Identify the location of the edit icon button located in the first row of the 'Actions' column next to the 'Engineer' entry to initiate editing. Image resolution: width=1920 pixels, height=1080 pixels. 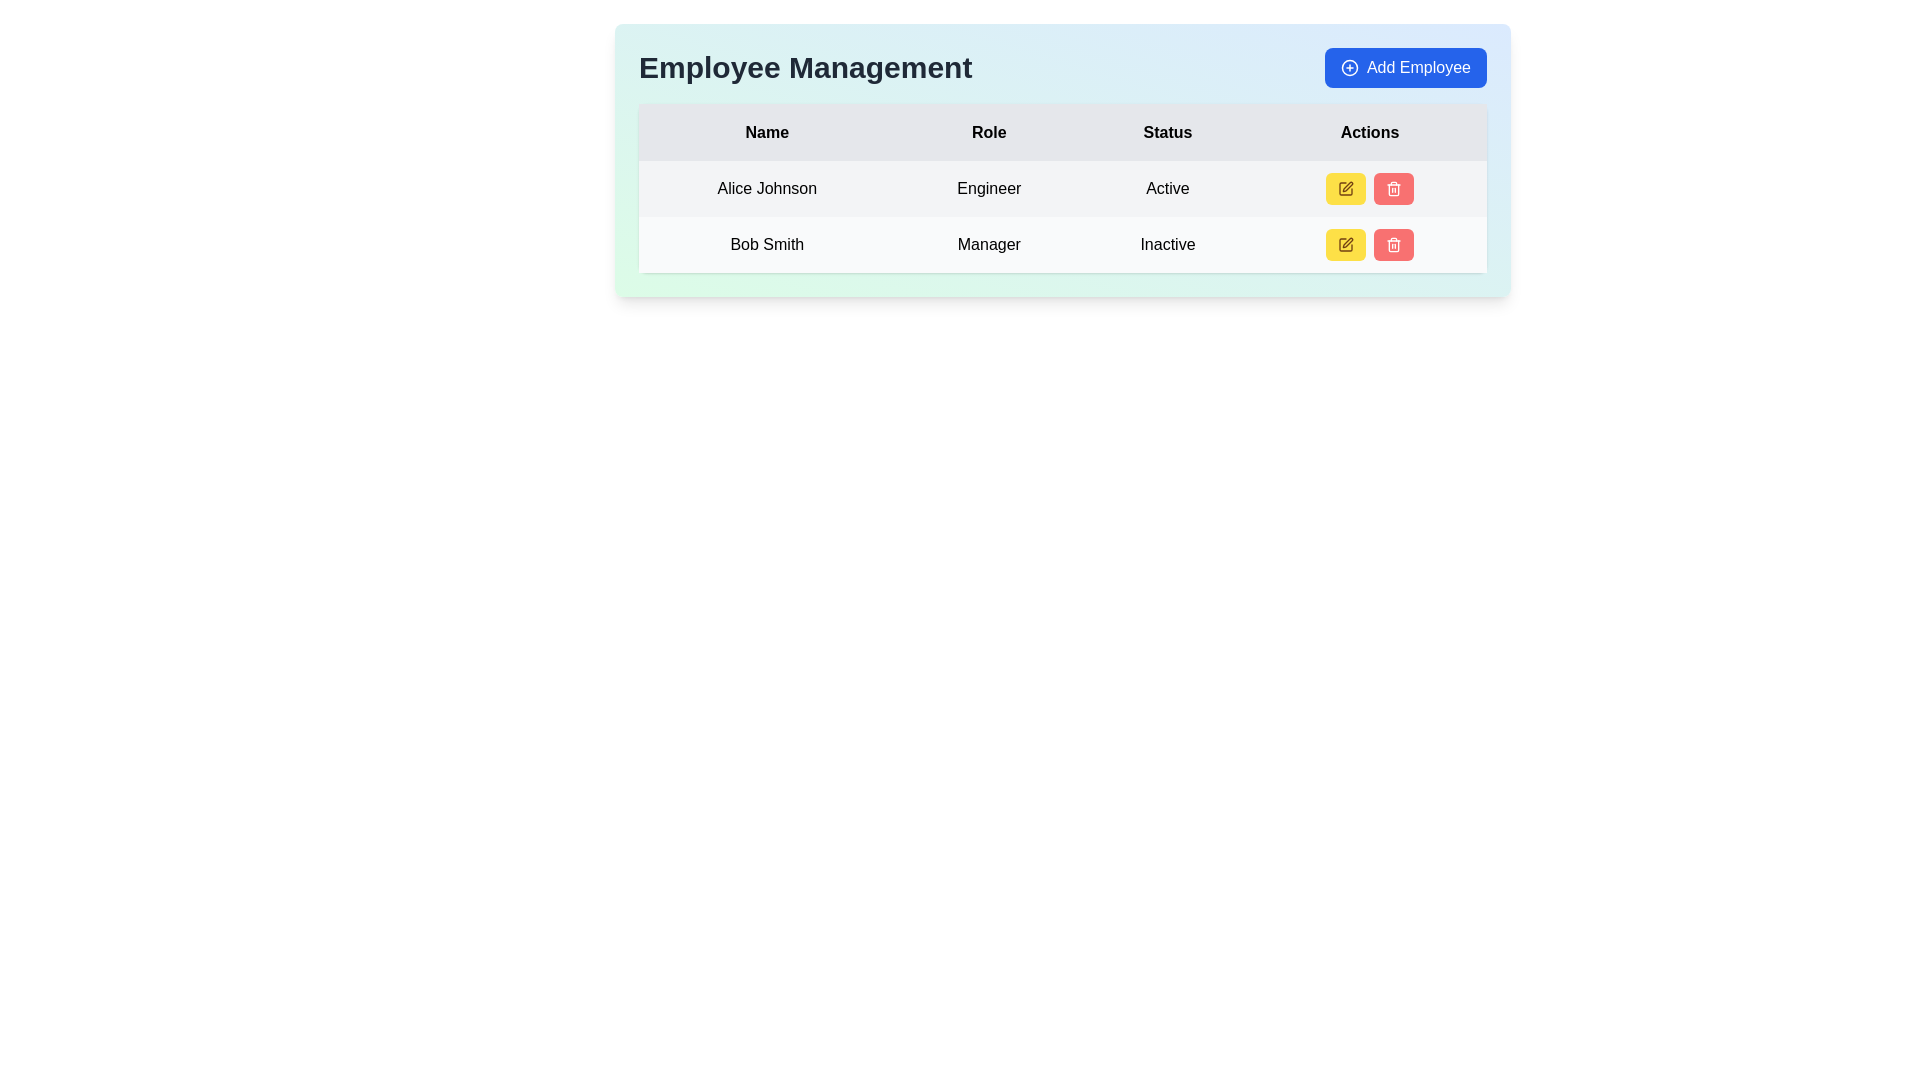
(1345, 189).